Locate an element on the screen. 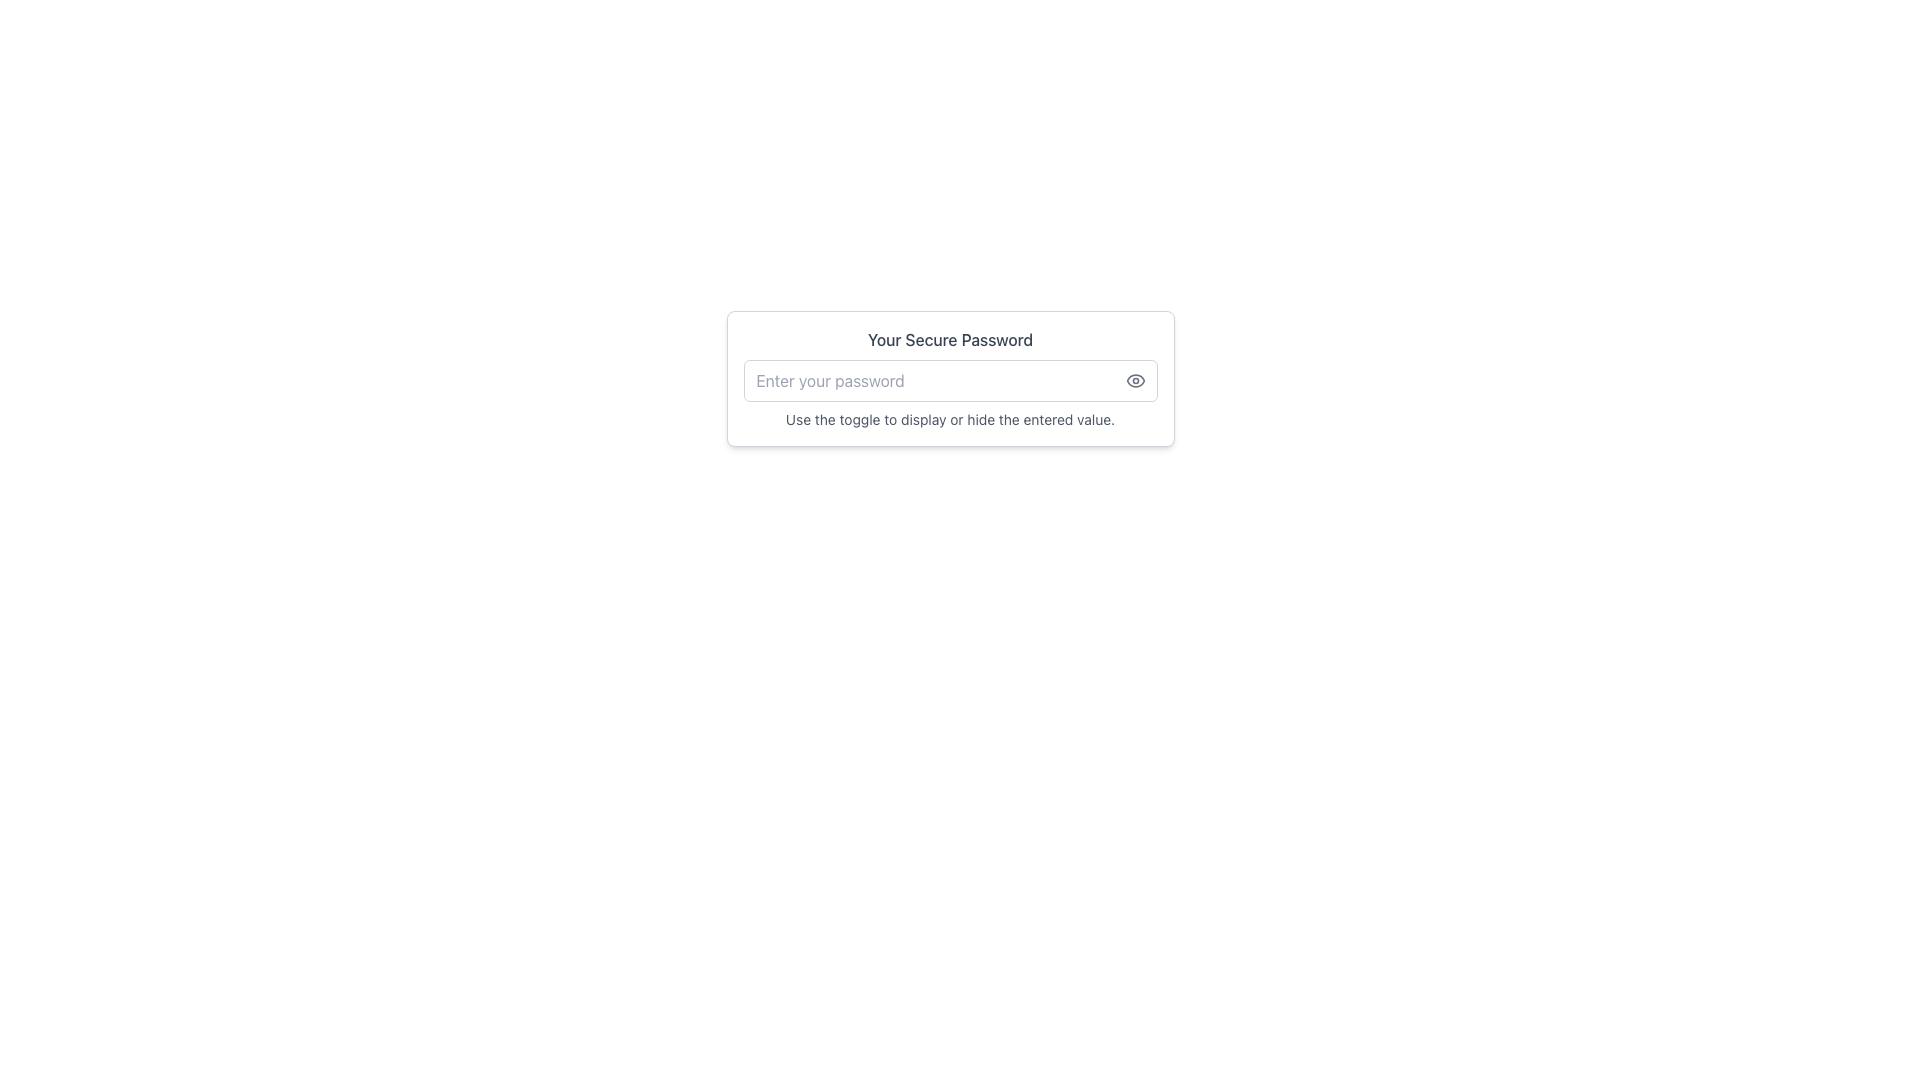  the Password Input Section labeled 'Your Secure Password' is located at coordinates (949, 378).